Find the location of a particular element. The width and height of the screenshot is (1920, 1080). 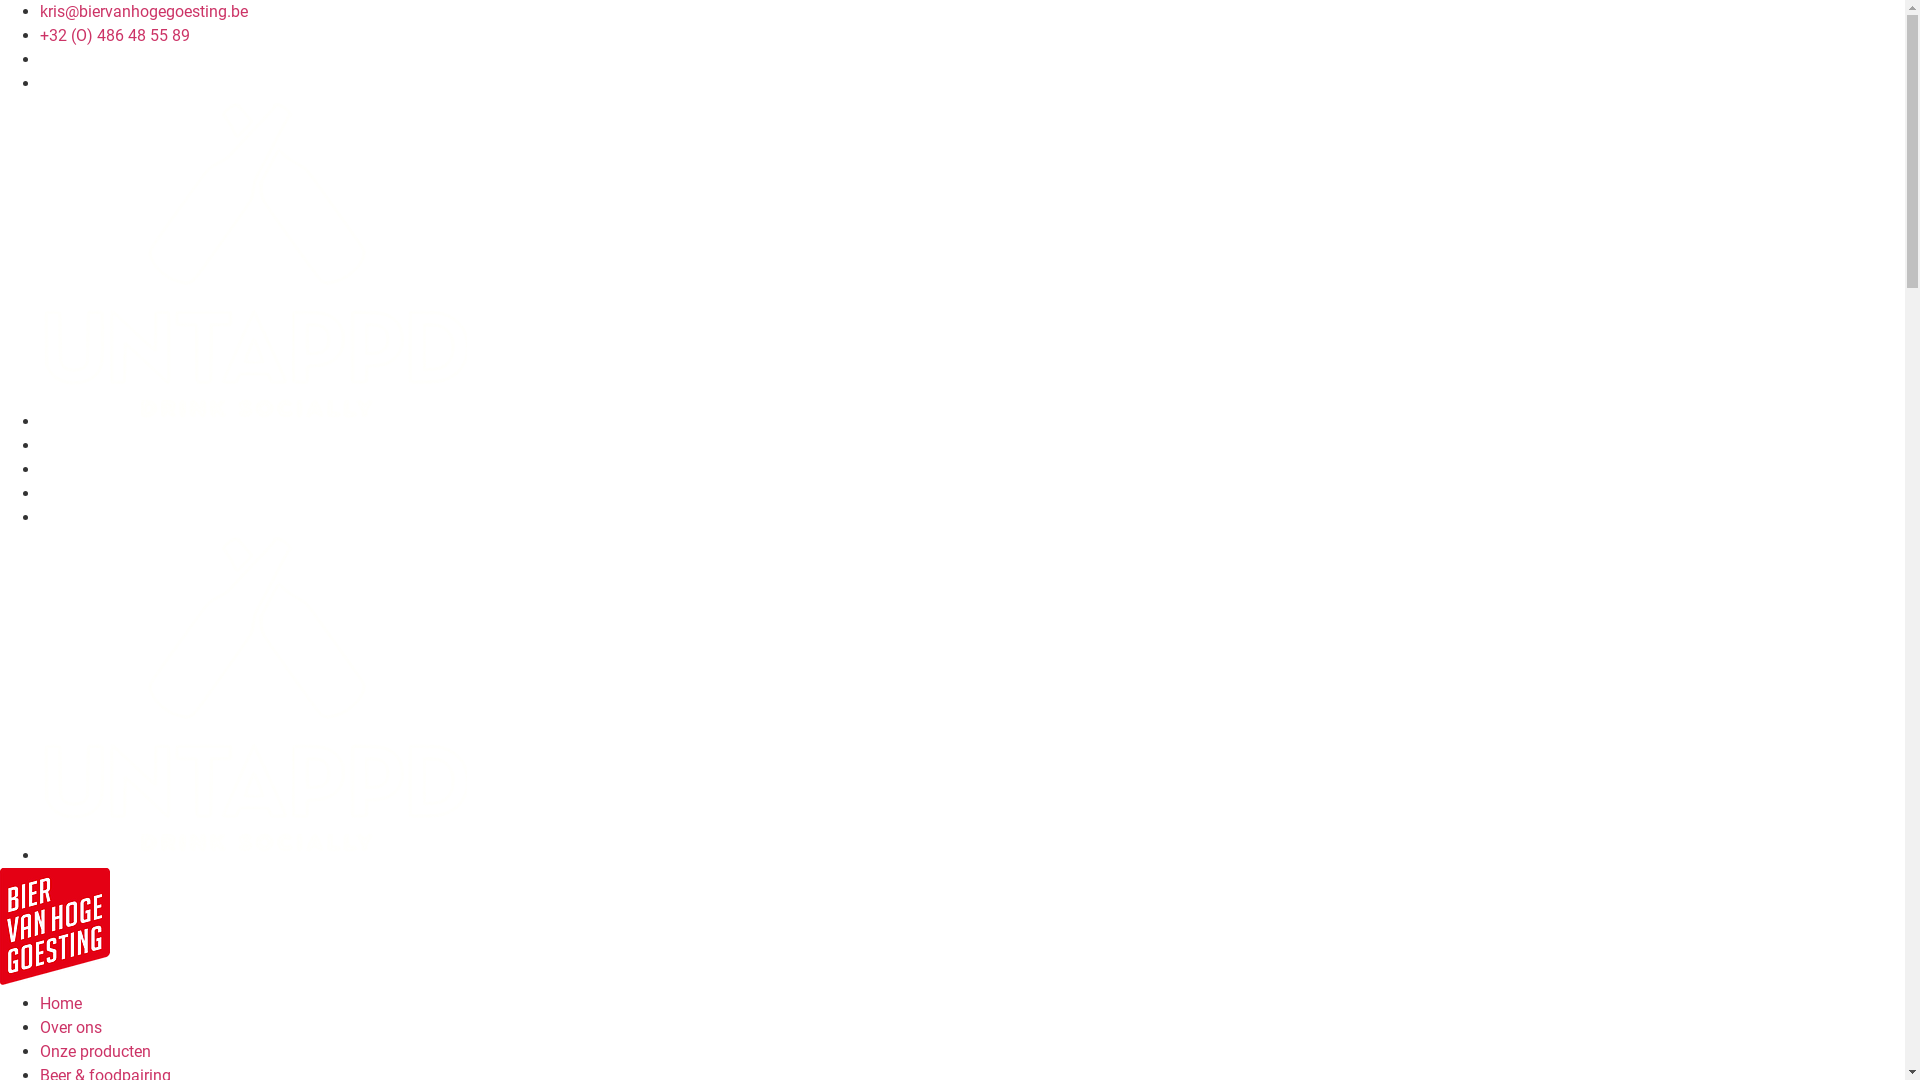

'Home' is located at coordinates (61, 1003).